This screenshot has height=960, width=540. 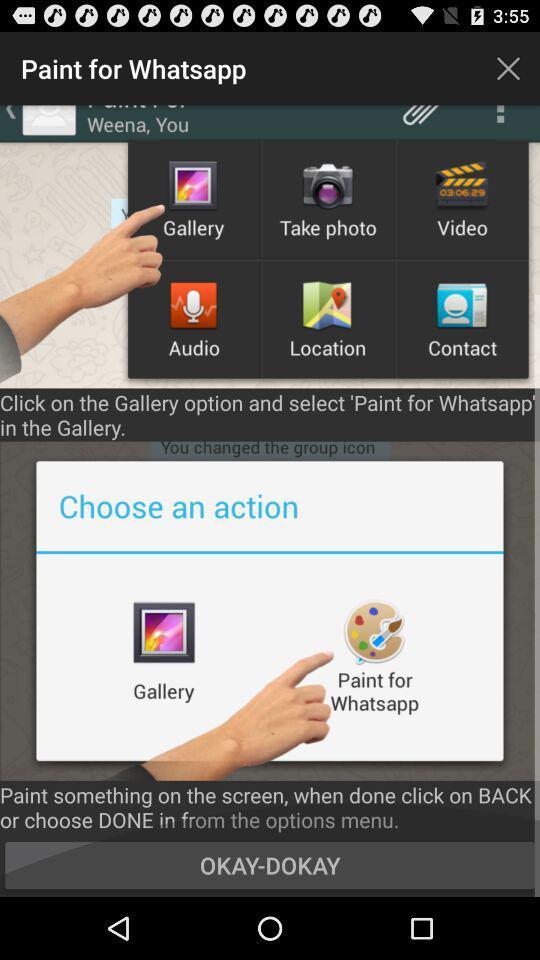 What do you see at coordinates (508, 68) in the screenshot?
I see `the icon next to the paint for whatsapp item` at bounding box center [508, 68].